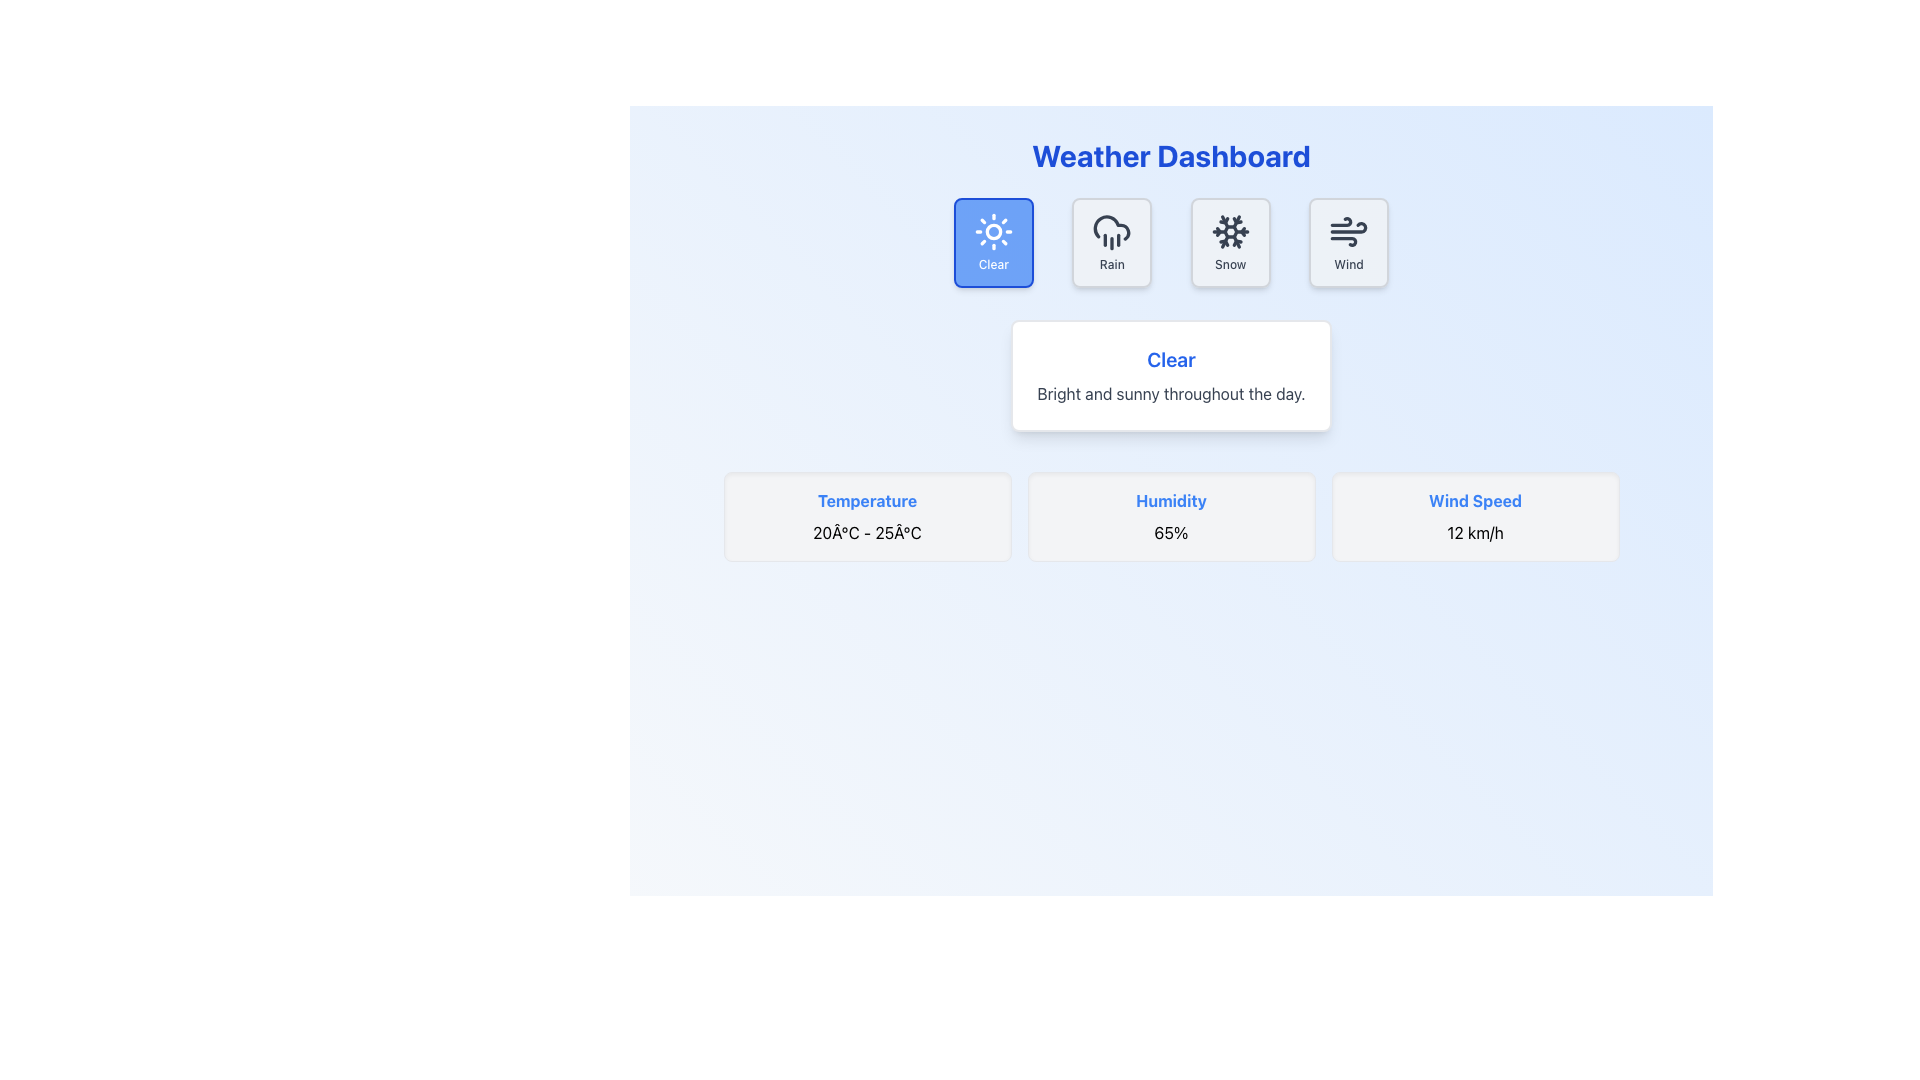 The image size is (1920, 1080). I want to click on text label displaying 'Snow', located in the third column of the weather condition selector, below a snowflake icon, so click(1229, 264).